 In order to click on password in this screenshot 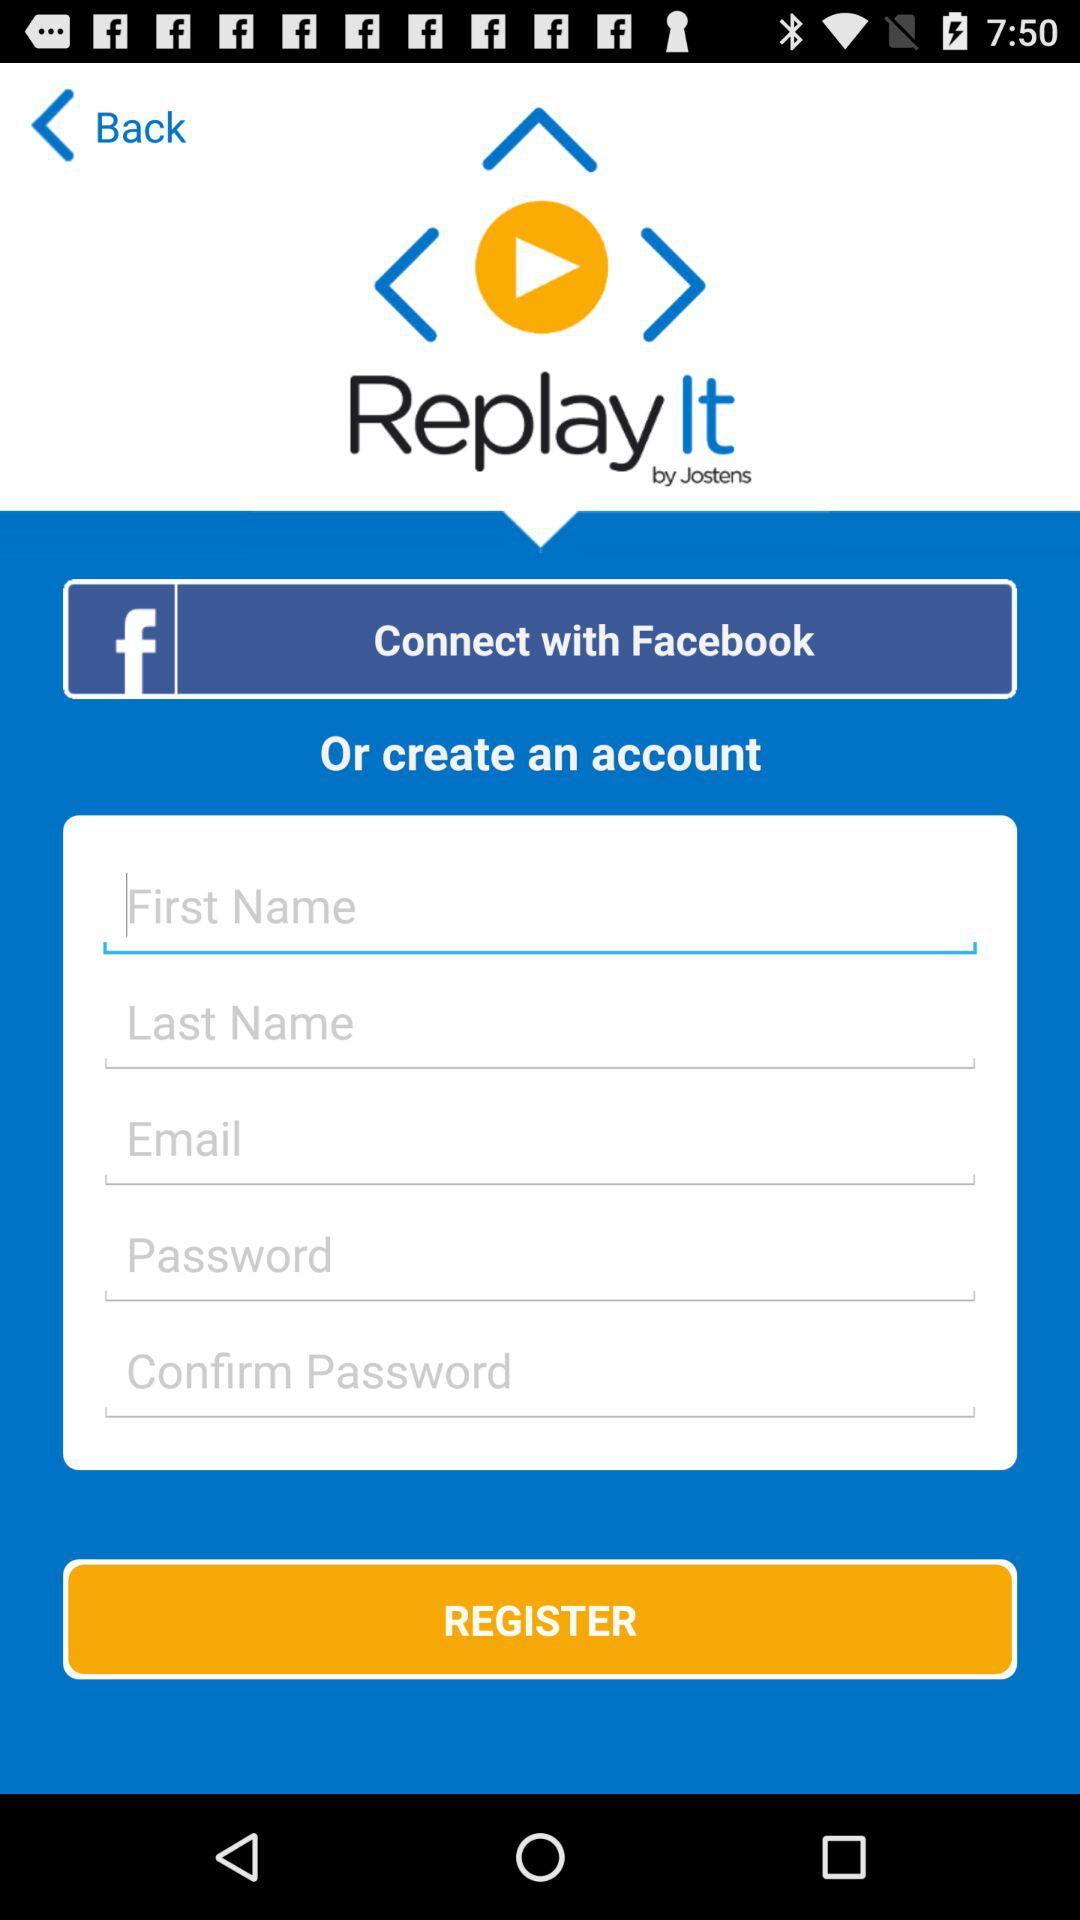, I will do `click(540, 1252)`.